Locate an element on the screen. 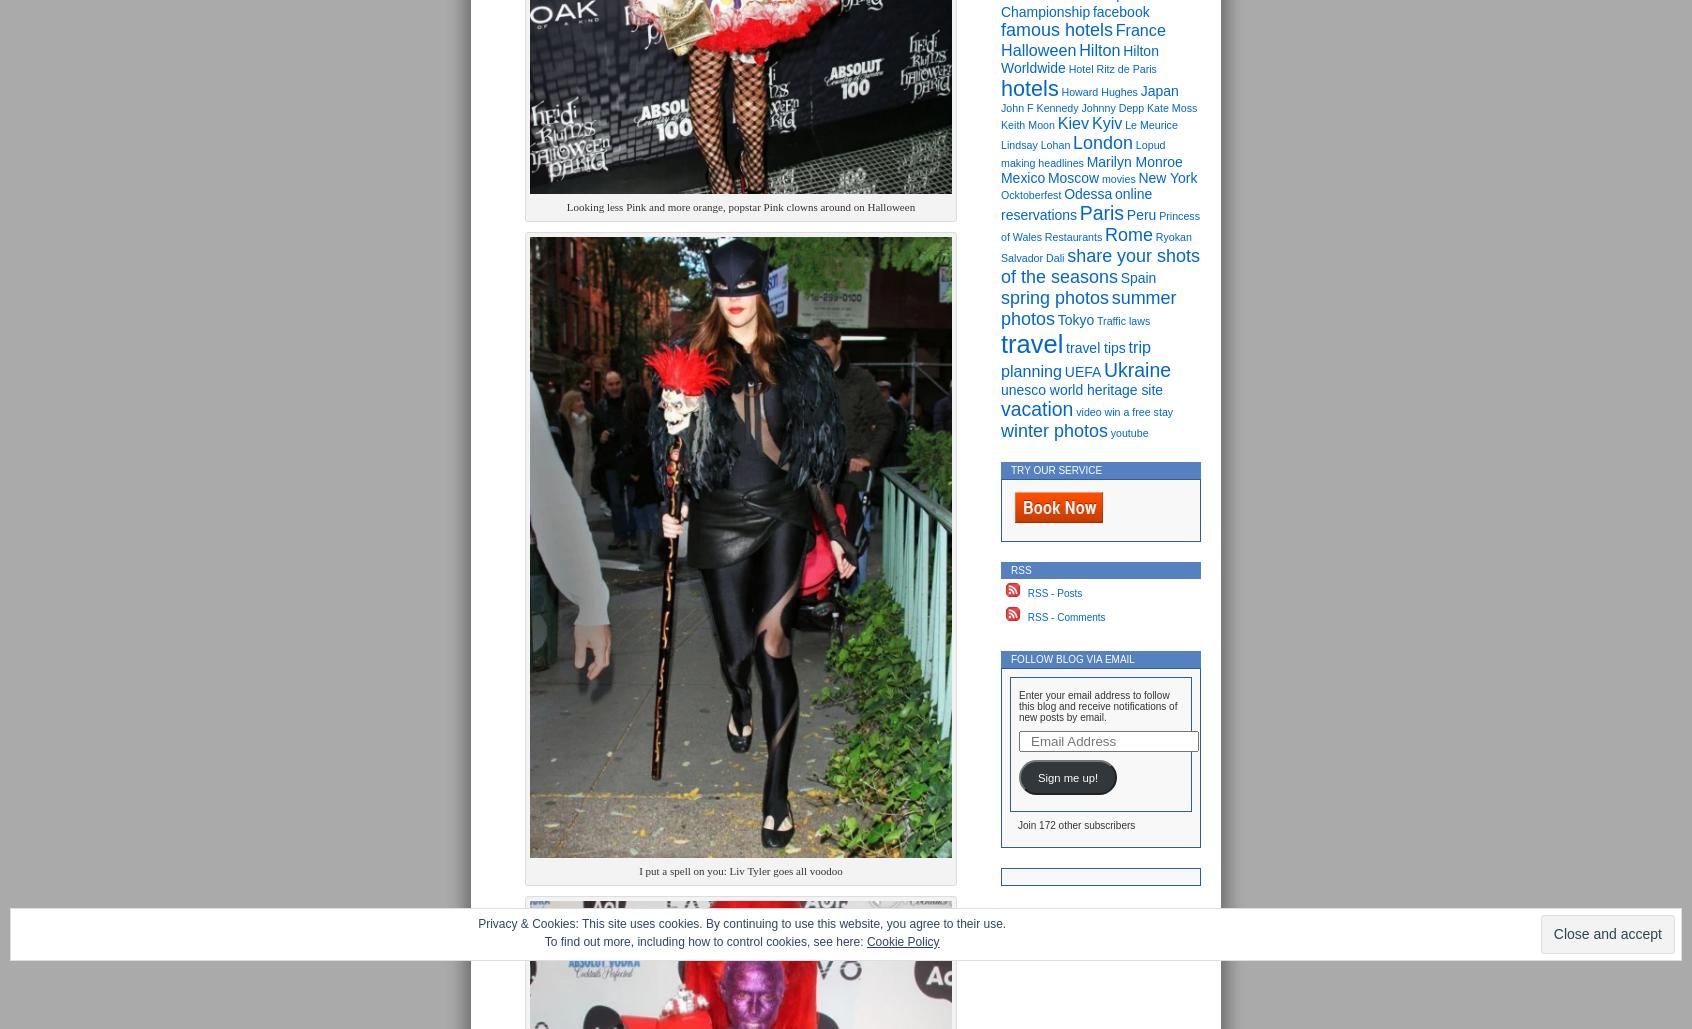  'London' is located at coordinates (1103, 142).